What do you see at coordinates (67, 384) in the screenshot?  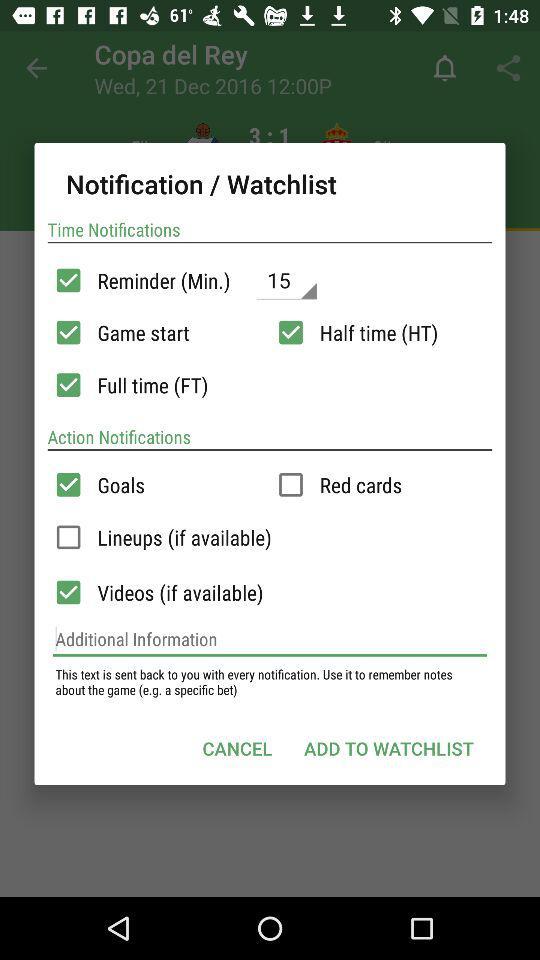 I see `check box for full time` at bounding box center [67, 384].